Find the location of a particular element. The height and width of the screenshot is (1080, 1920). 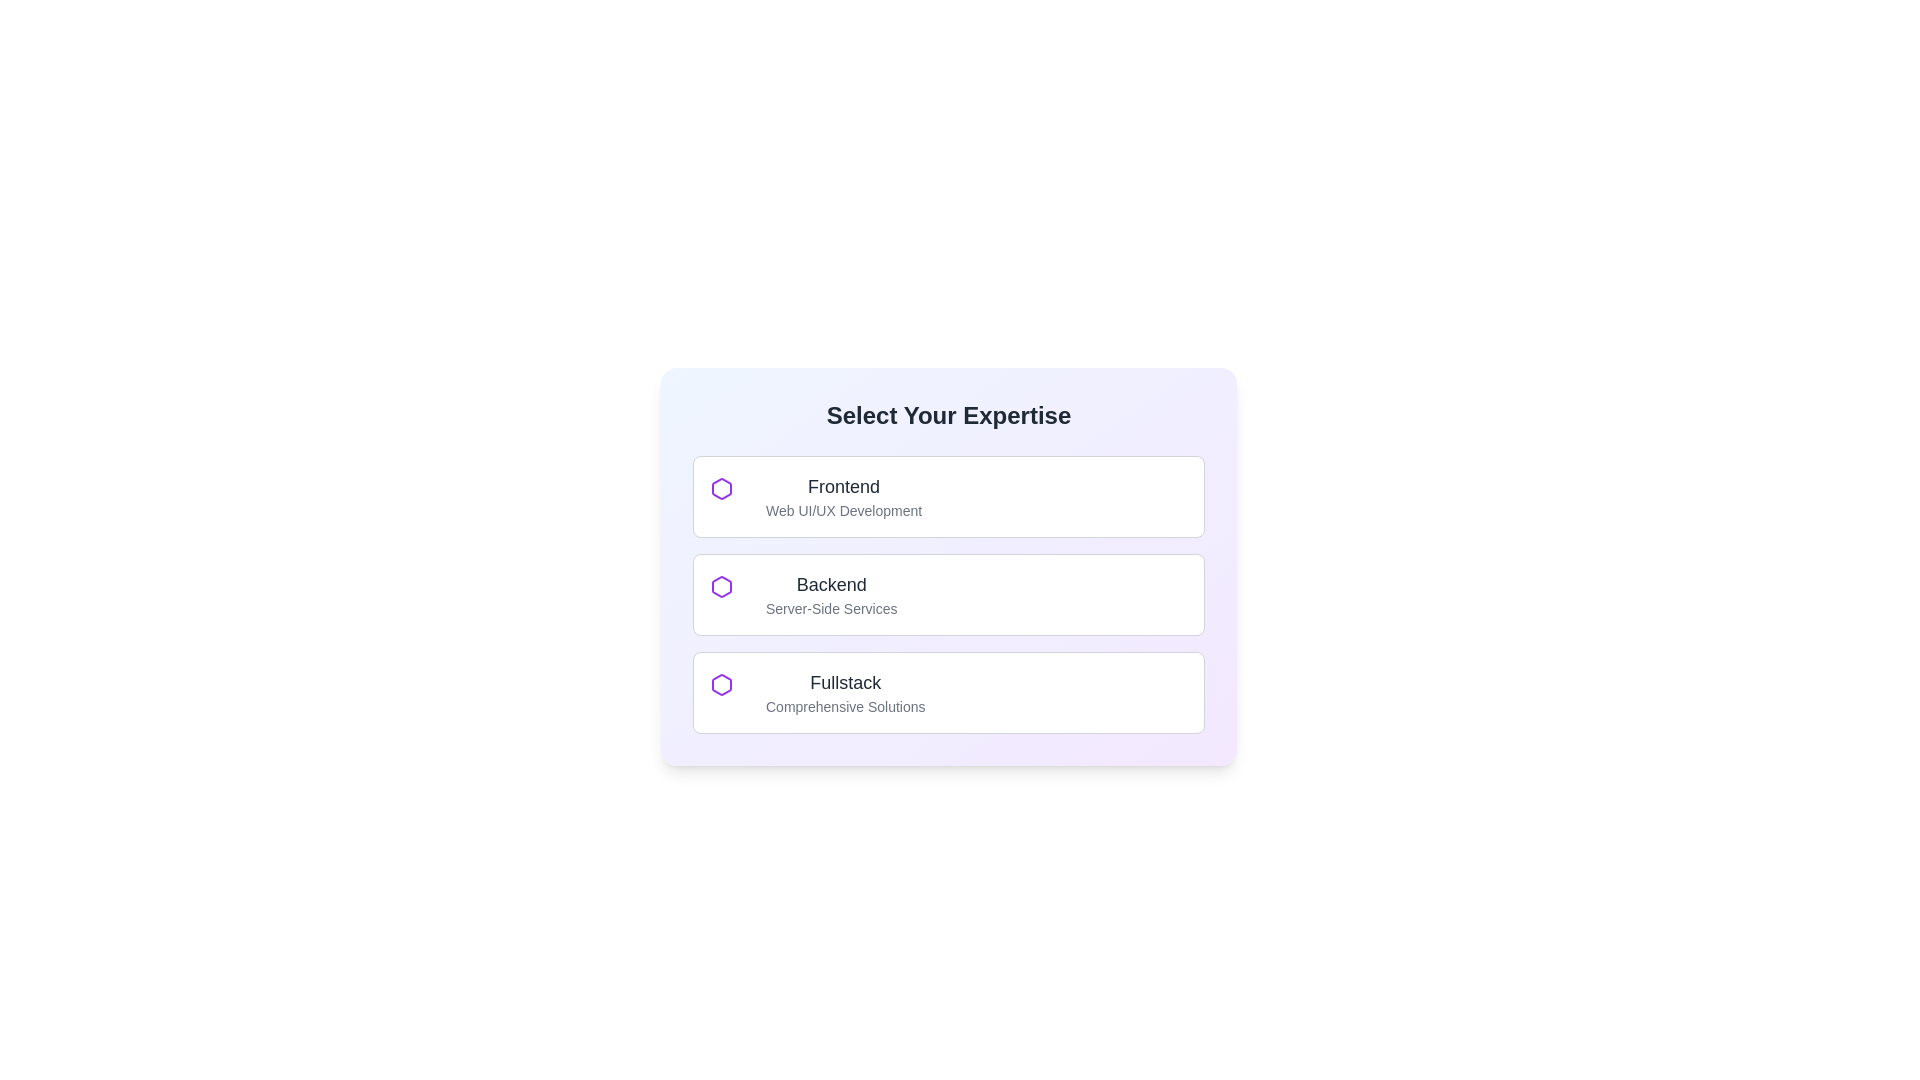

the 'Fullstack' expertise Text Label in the selection interface, which is located below the 'Backend' option and above any following content is located at coordinates (845, 692).